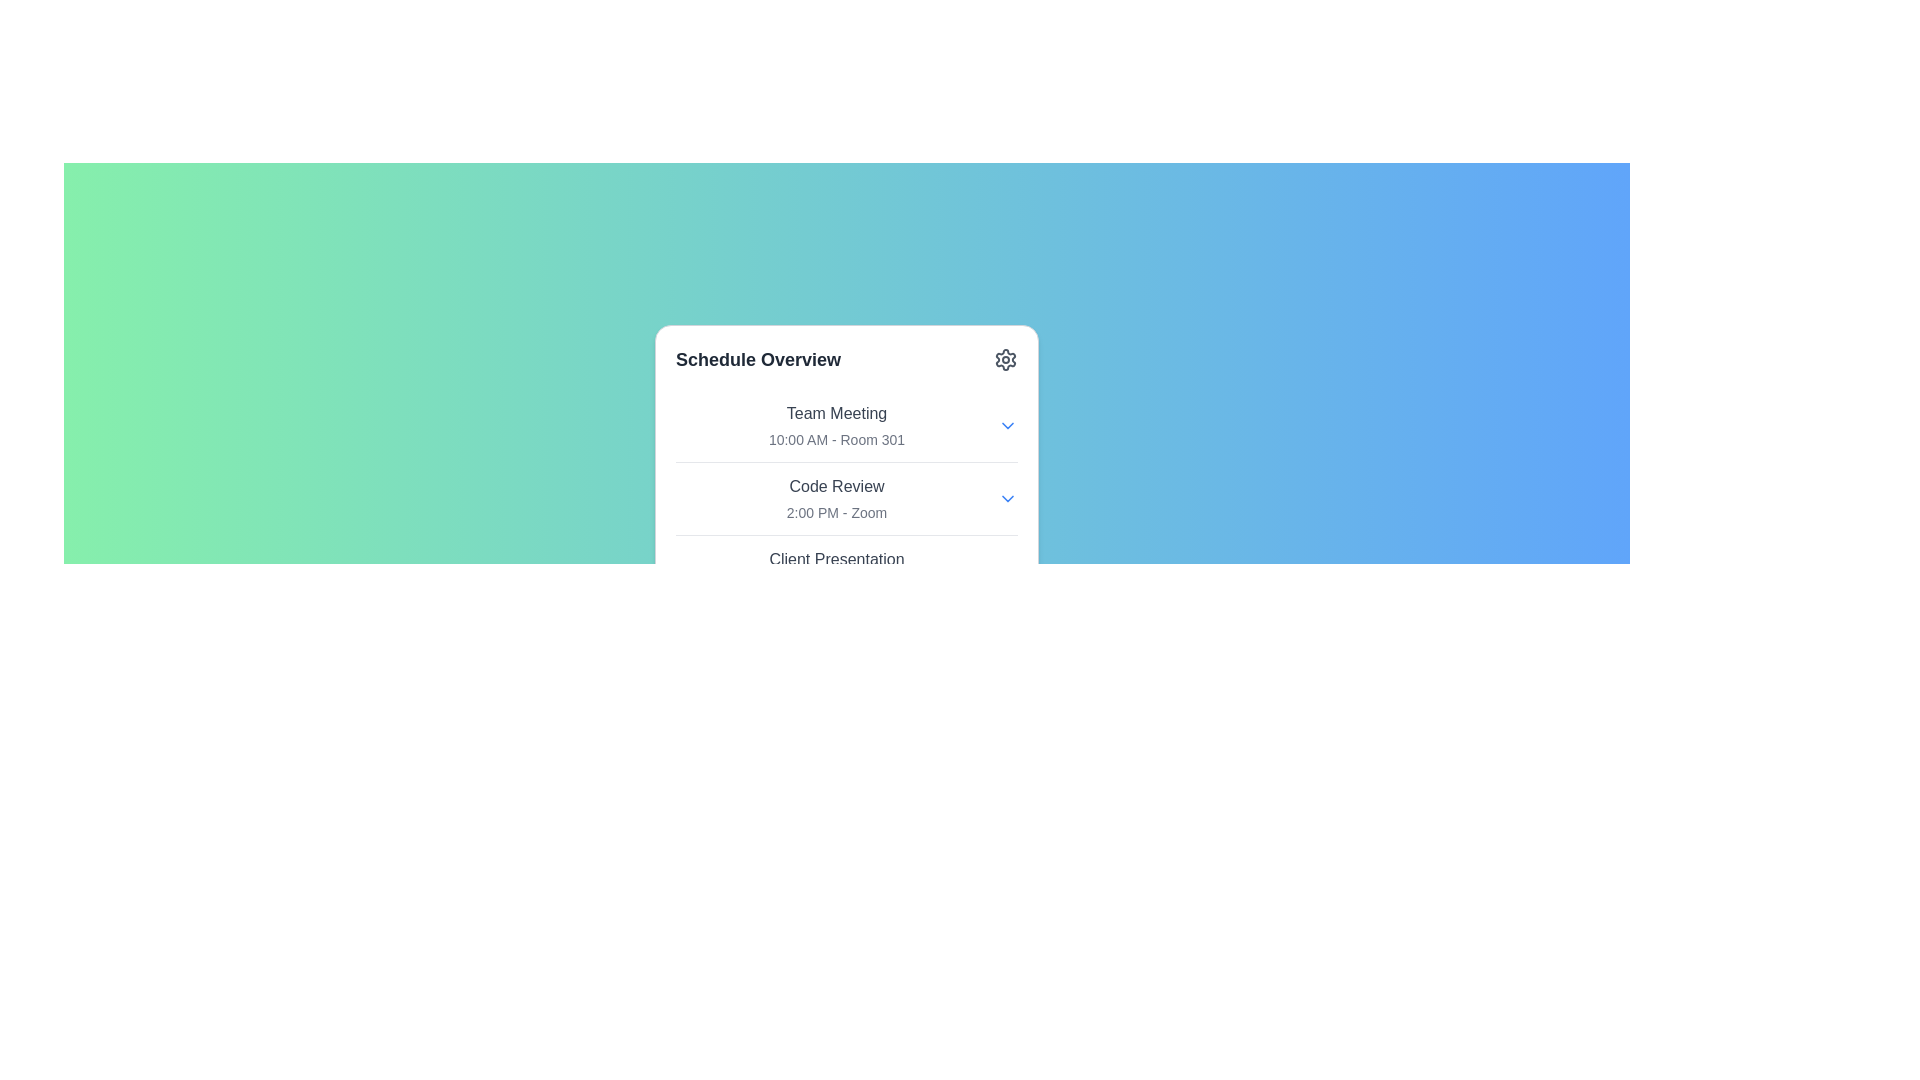  Describe the element at coordinates (836, 486) in the screenshot. I see `the 'Code Review' text label, which is a medium weight, gray colored label positioned centrally in the UI` at that location.